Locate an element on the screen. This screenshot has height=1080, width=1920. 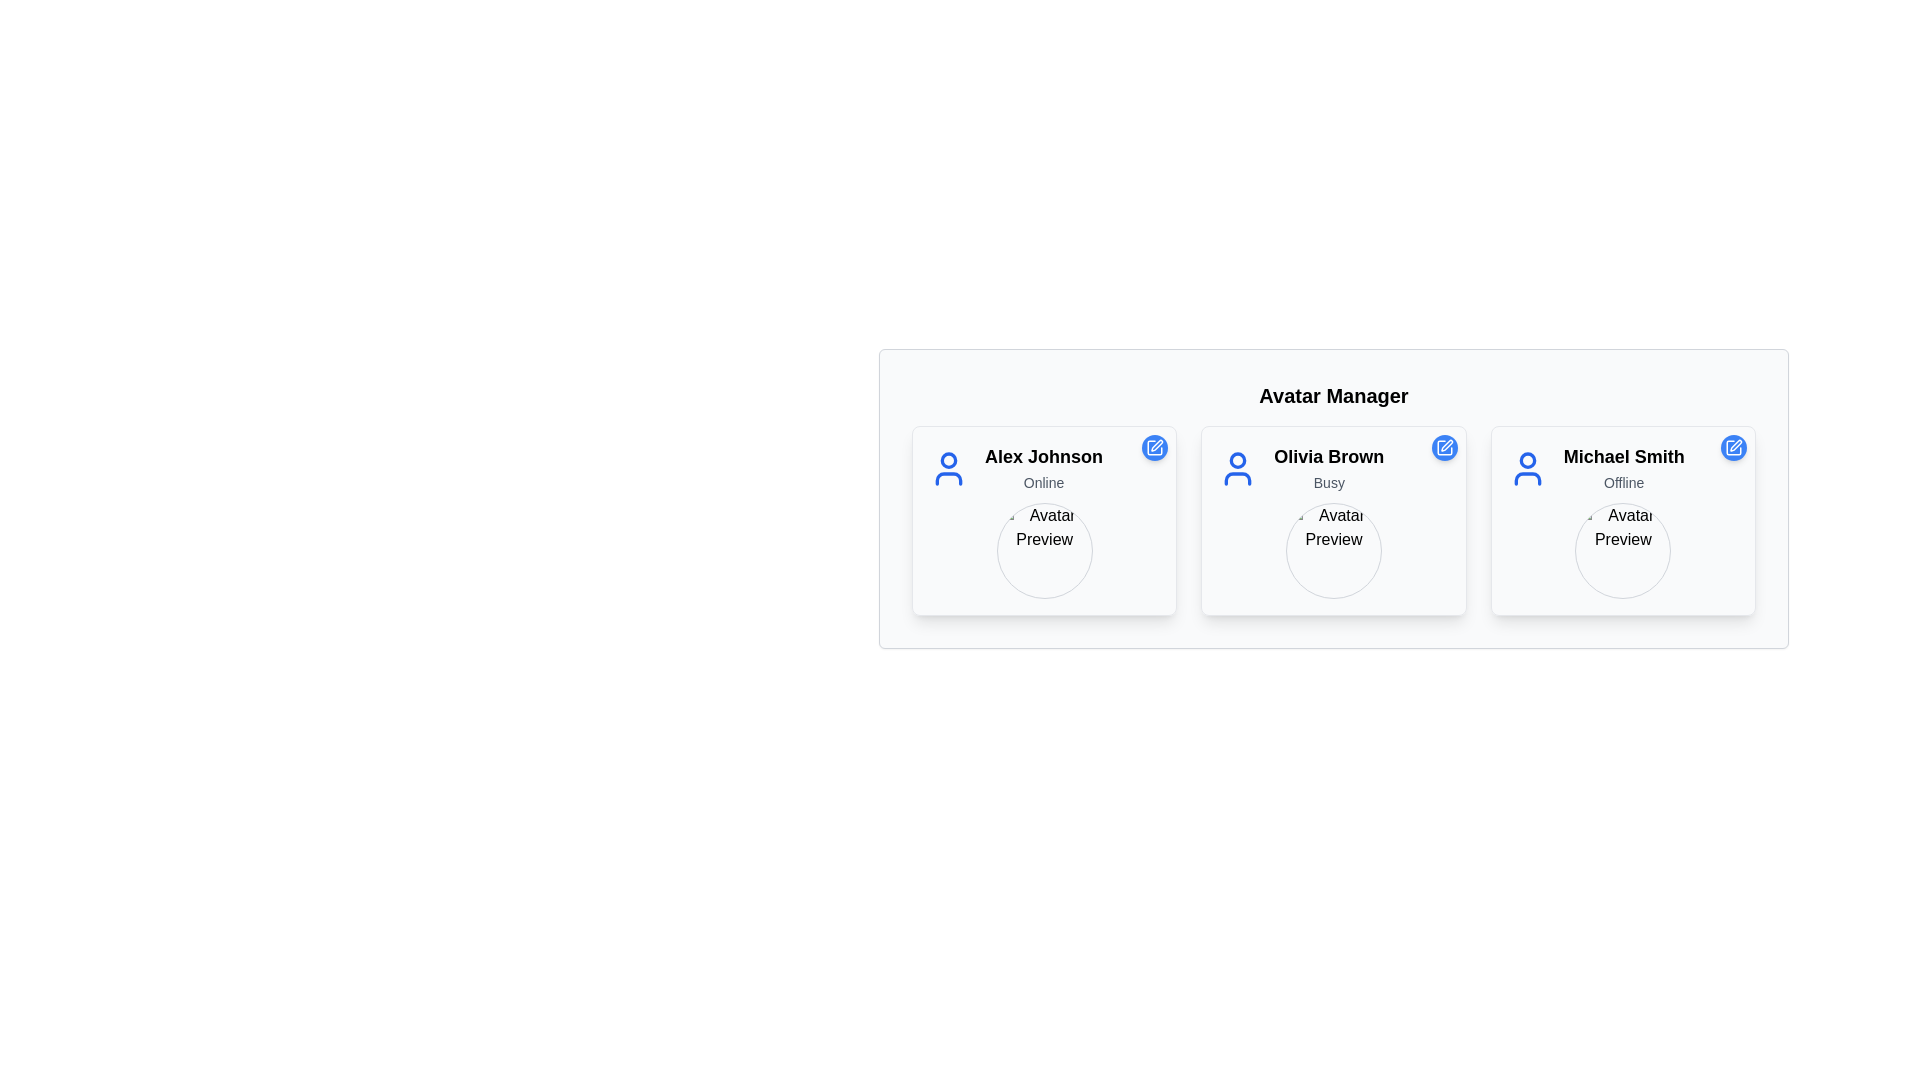
the Text Label with Icon displaying 'Alex Johnson' and status 'Online', located in the center-left card under 'Avatar Manager' is located at coordinates (1043, 469).